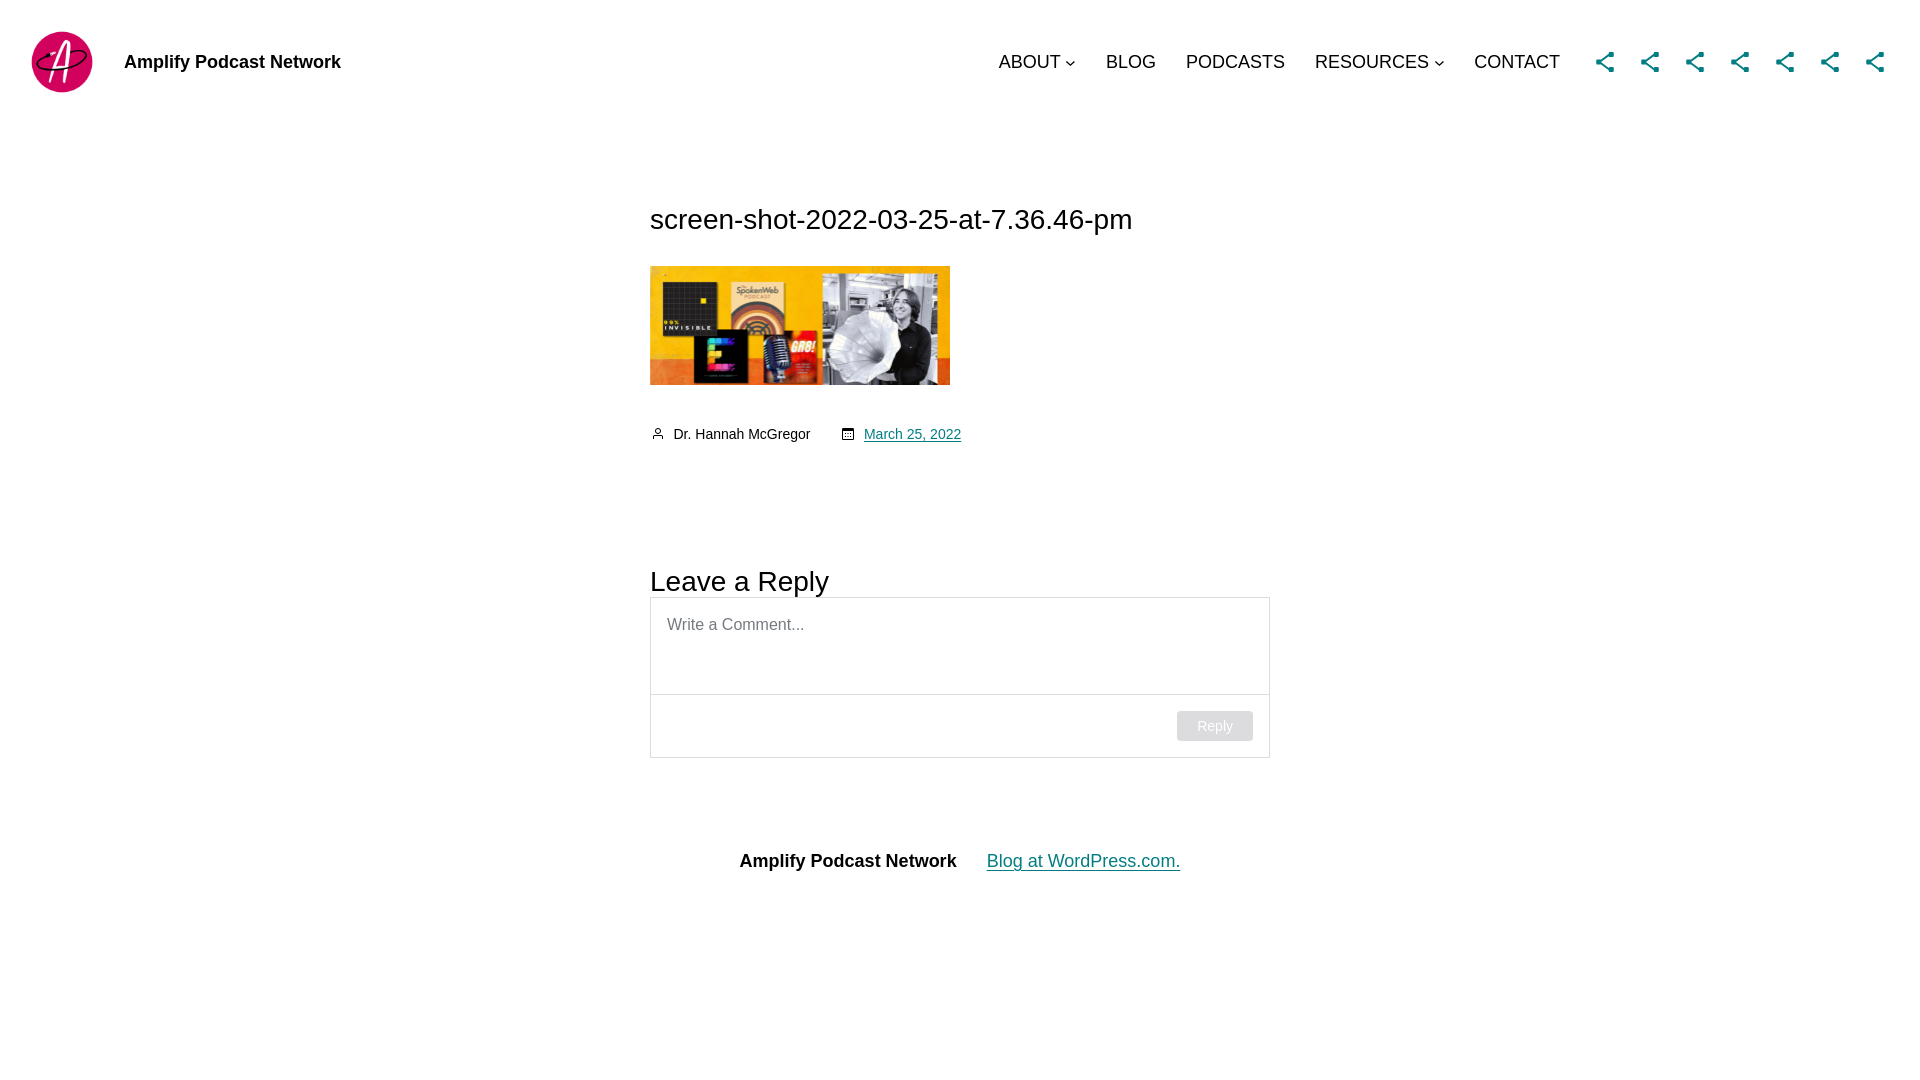 Image resolution: width=1920 pixels, height=1080 pixels. What do you see at coordinates (960, 676) in the screenshot?
I see `'Comment Form'` at bounding box center [960, 676].